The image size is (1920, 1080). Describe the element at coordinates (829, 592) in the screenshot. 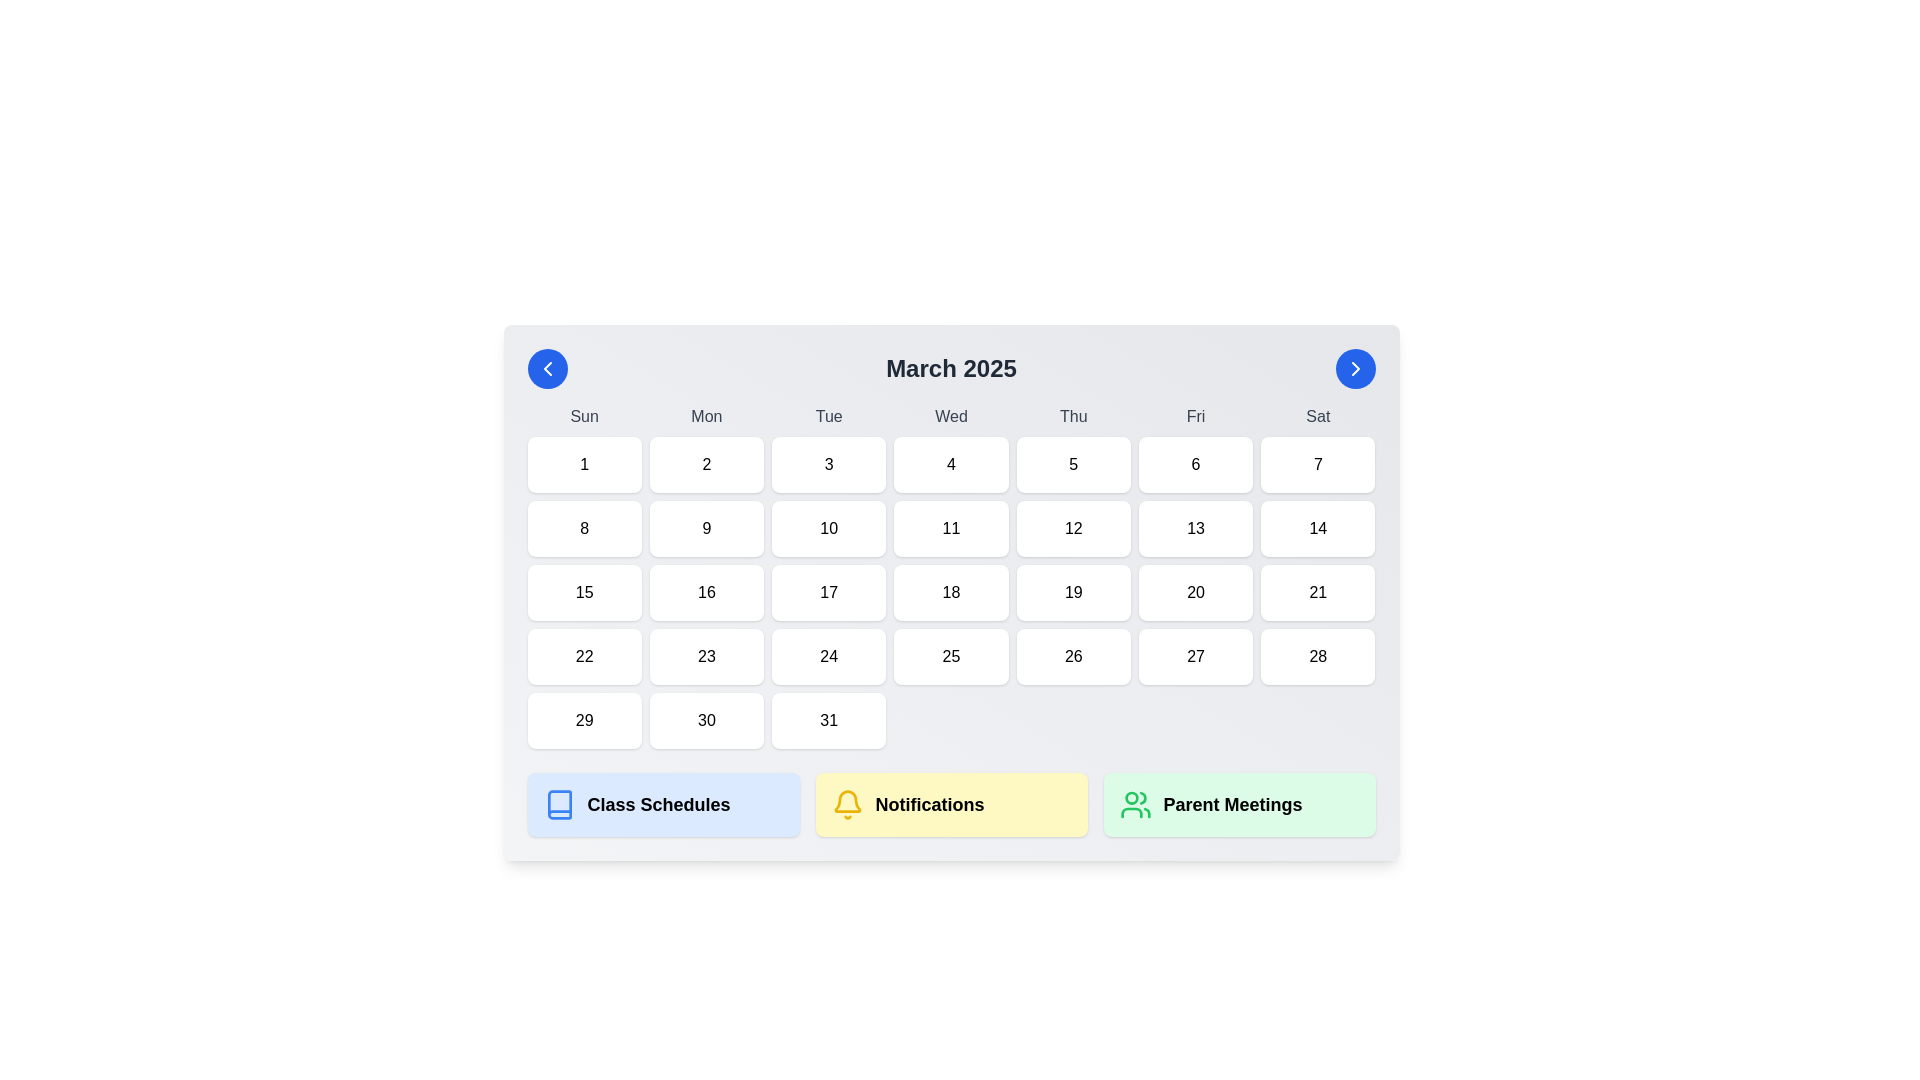

I see `the calendar day button displaying the number '17'` at that location.